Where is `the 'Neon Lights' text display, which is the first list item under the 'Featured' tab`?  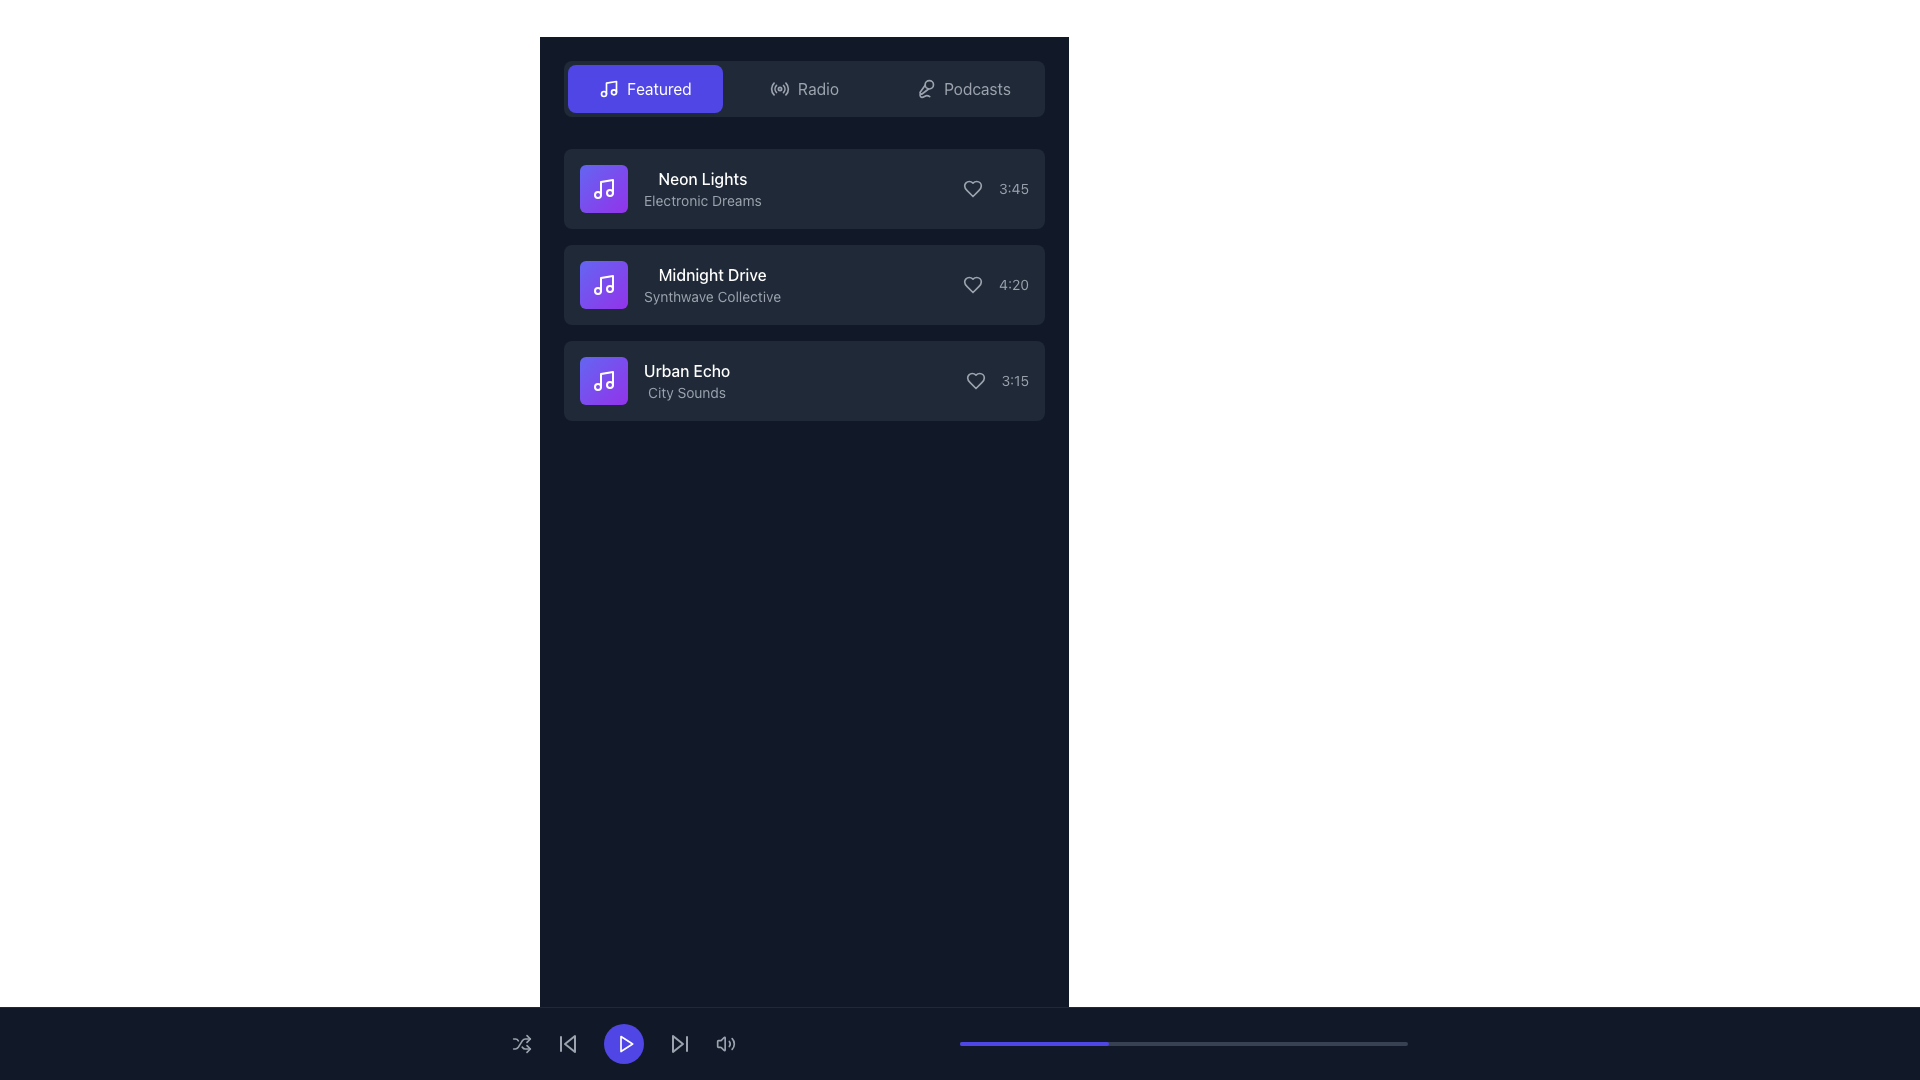
the 'Neon Lights' text display, which is the first list item under the 'Featured' tab is located at coordinates (701, 189).